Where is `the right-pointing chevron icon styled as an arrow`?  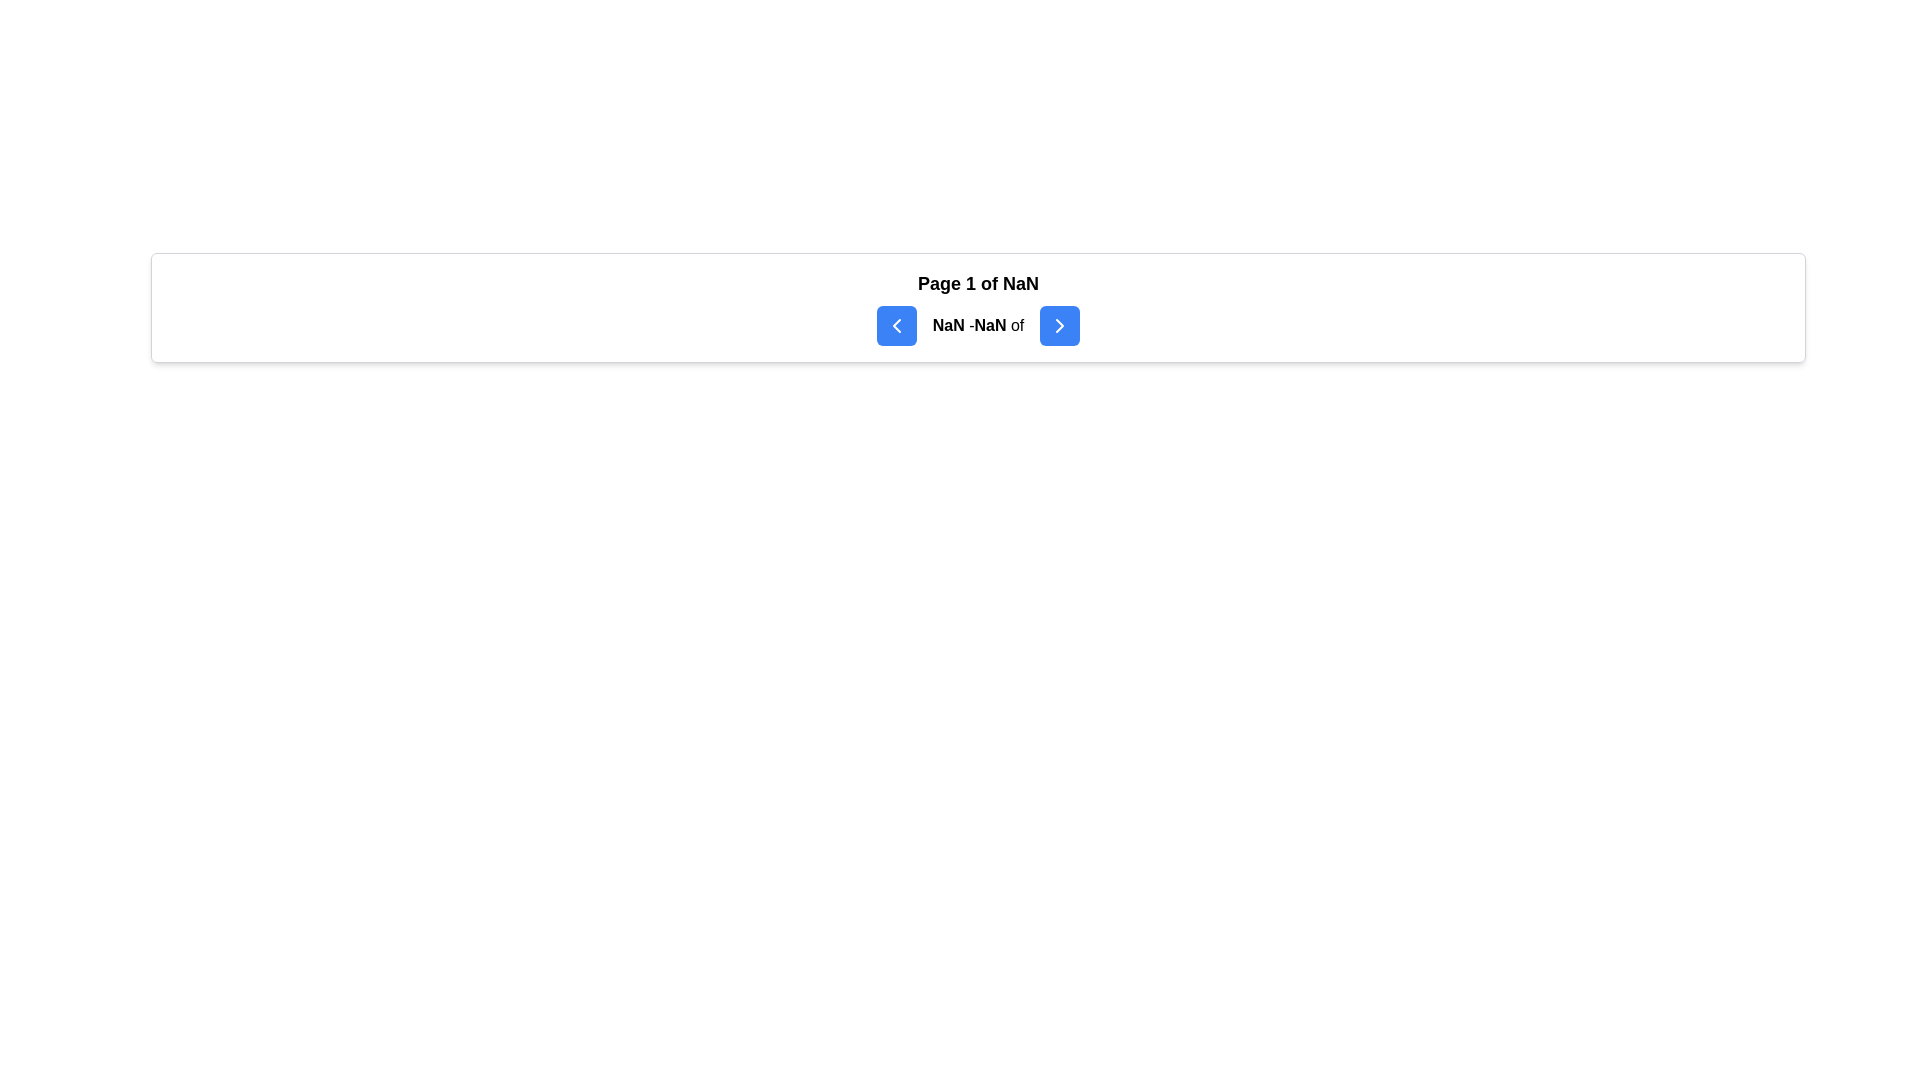
the right-pointing chevron icon styled as an arrow is located at coordinates (1059, 325).